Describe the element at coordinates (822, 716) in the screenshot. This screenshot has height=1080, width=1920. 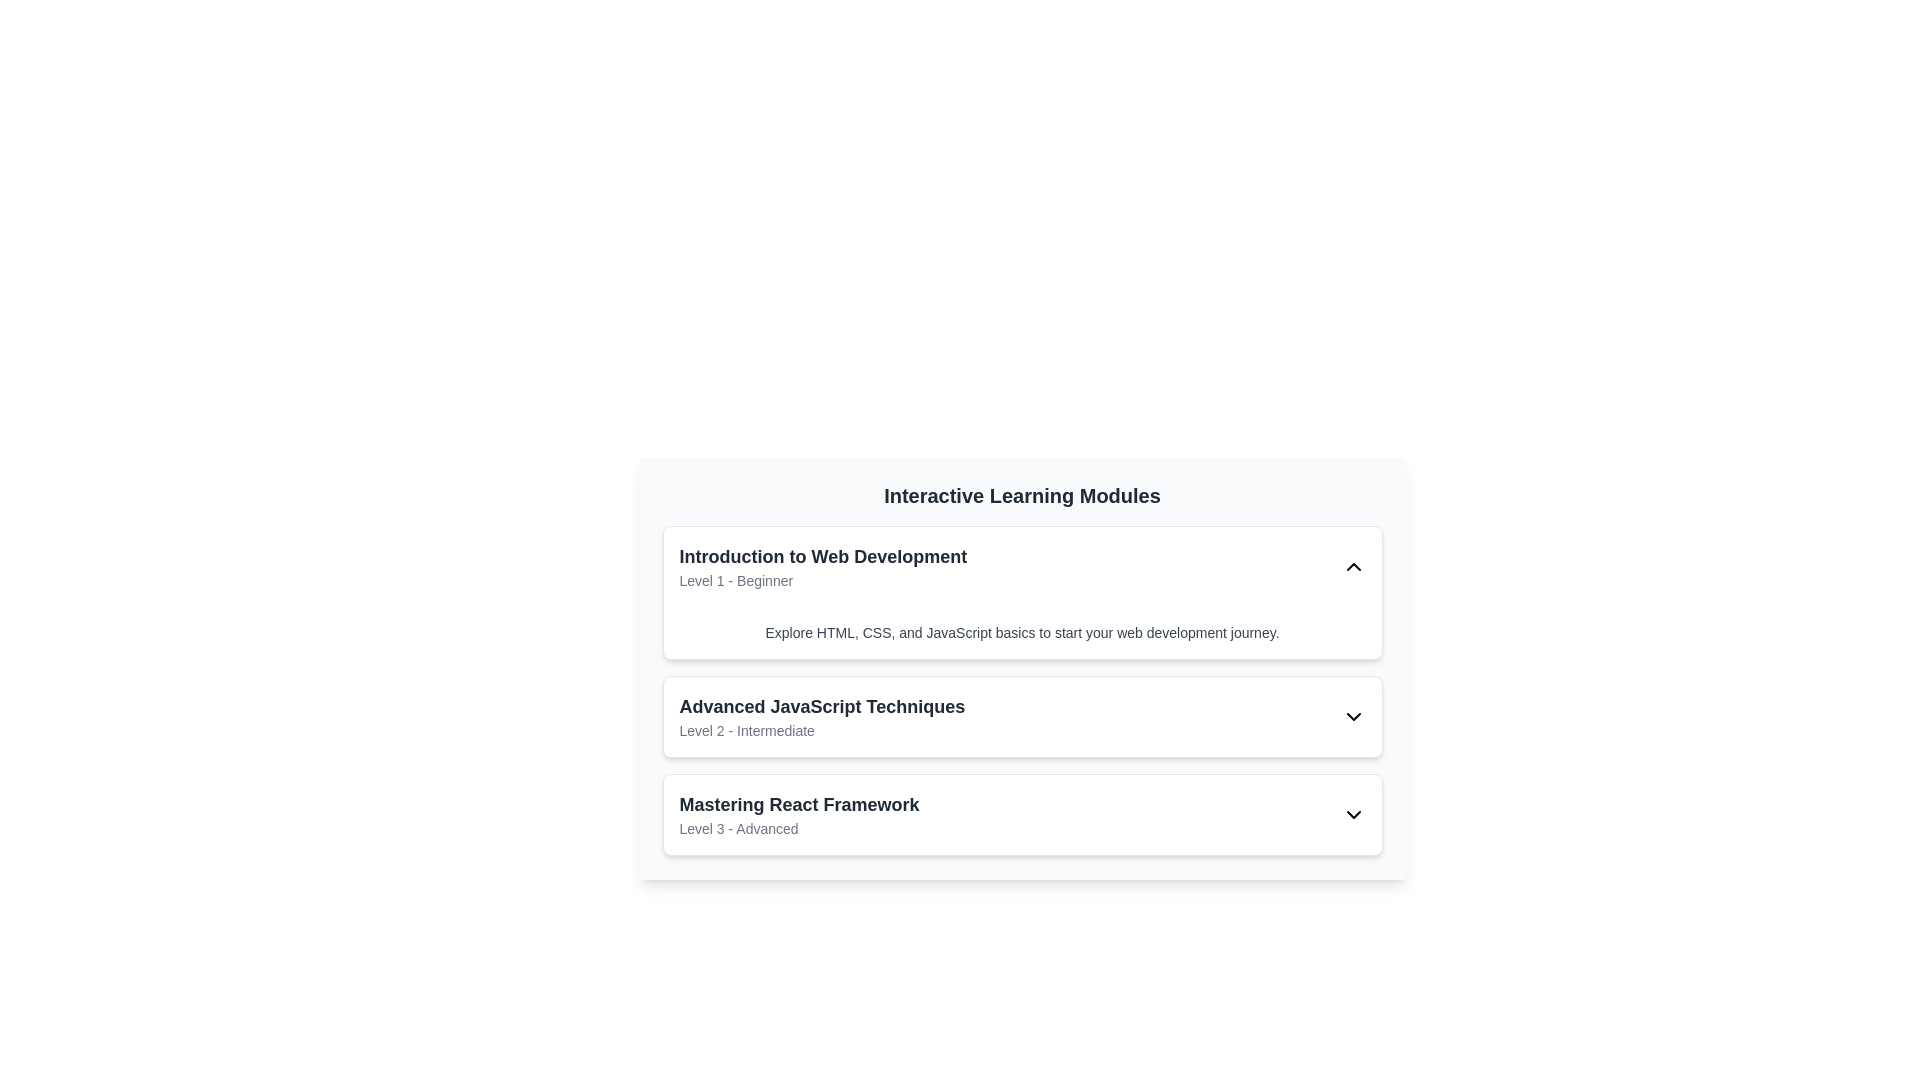
I see `text content of the Text block titled 'Advanced JavaScript Techniques' with subtitle 'Level 2 - Intermediate', located in the middle section of the learning module descriptions` at that location.